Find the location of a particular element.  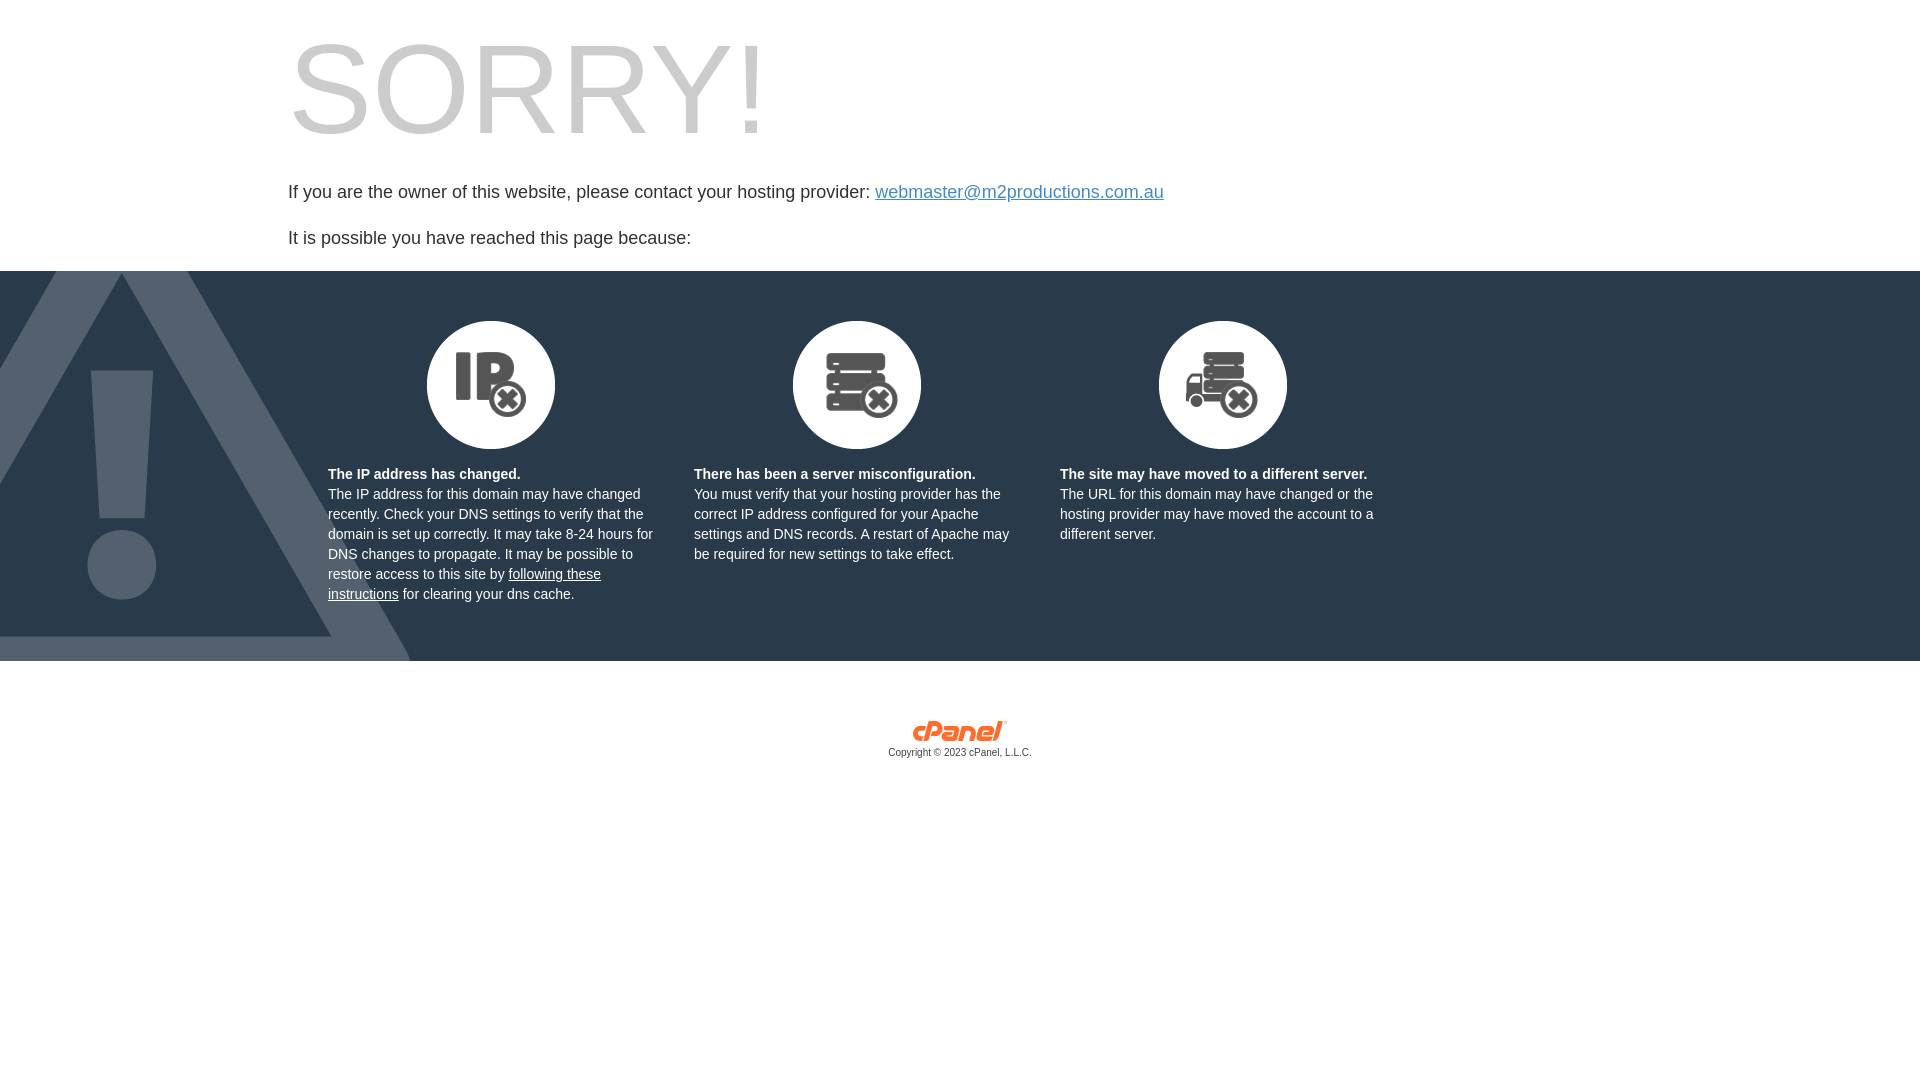

'webmaster@m2productions.com.au' is located at coordinates (1018, 192).